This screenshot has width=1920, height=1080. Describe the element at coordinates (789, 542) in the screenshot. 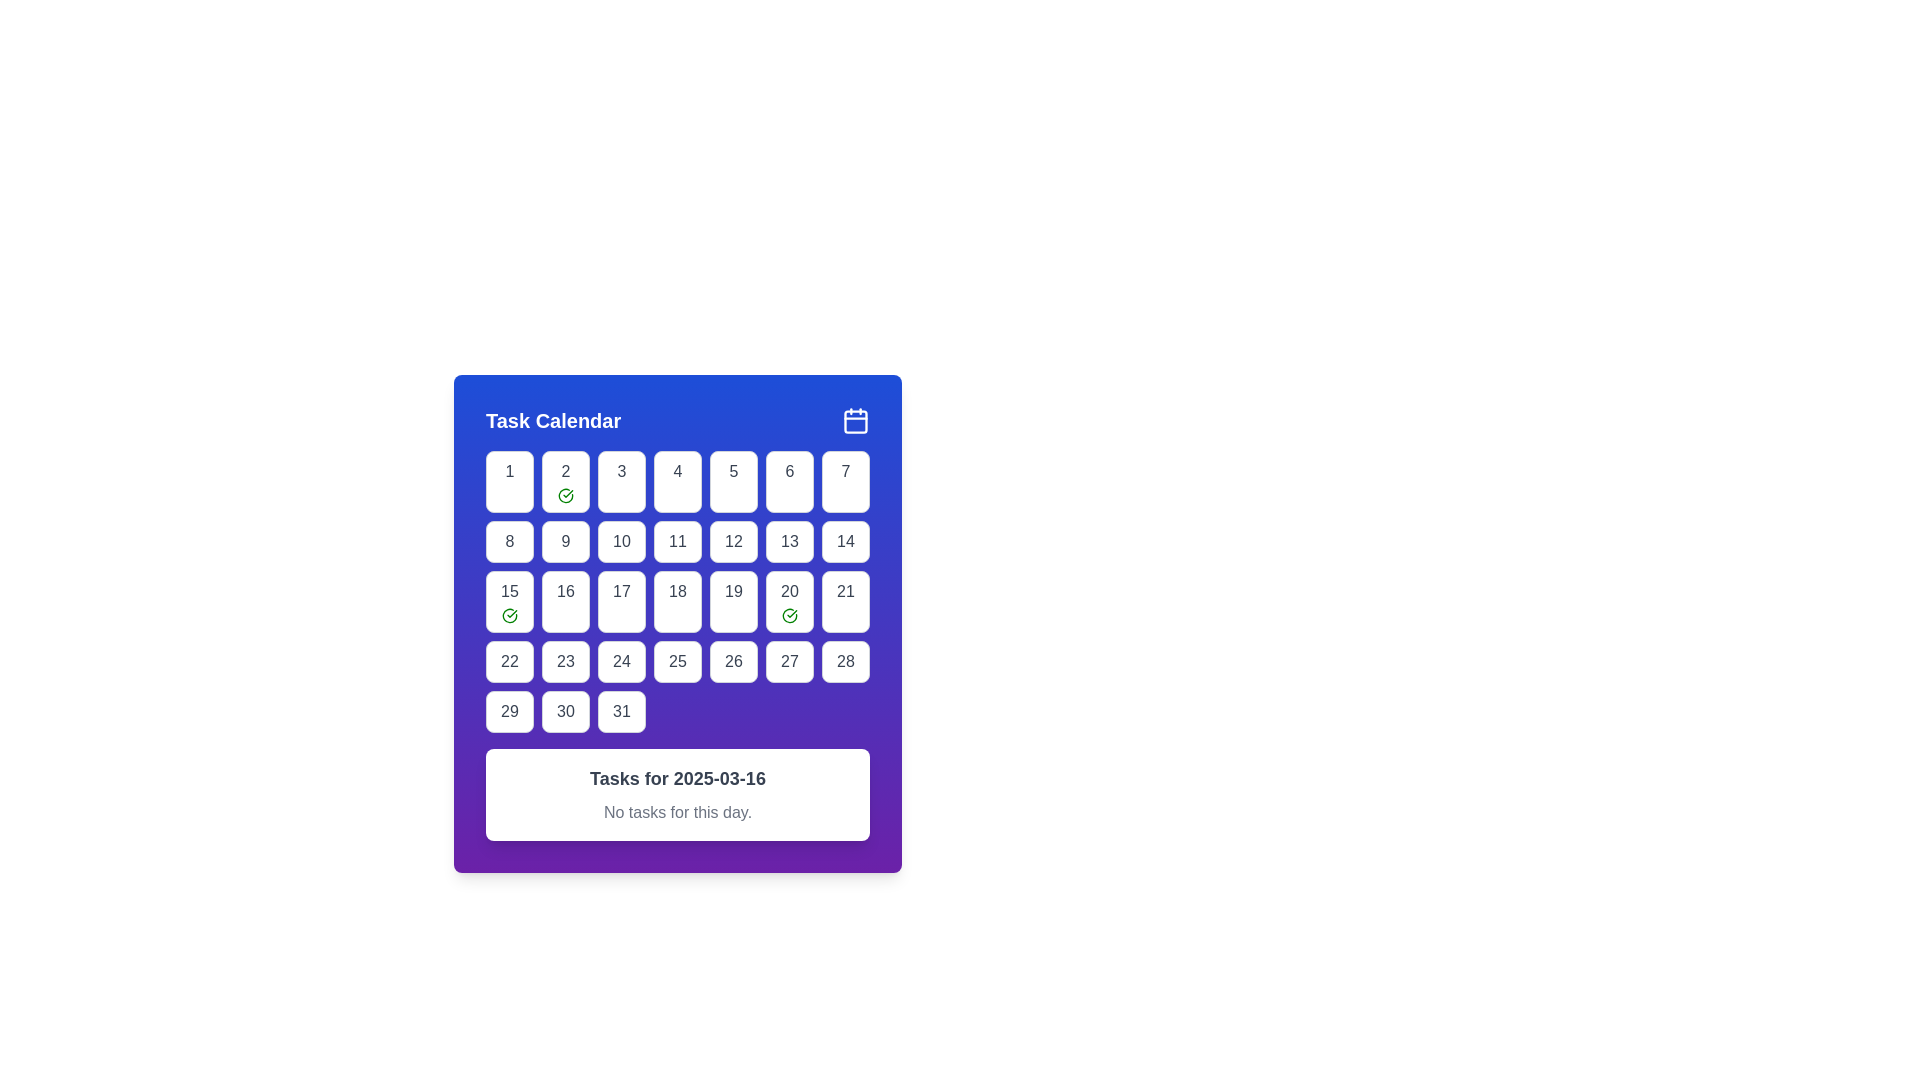

I see `the rounded rectangular button with a white background and gray border that displays the number '13'` at that location.